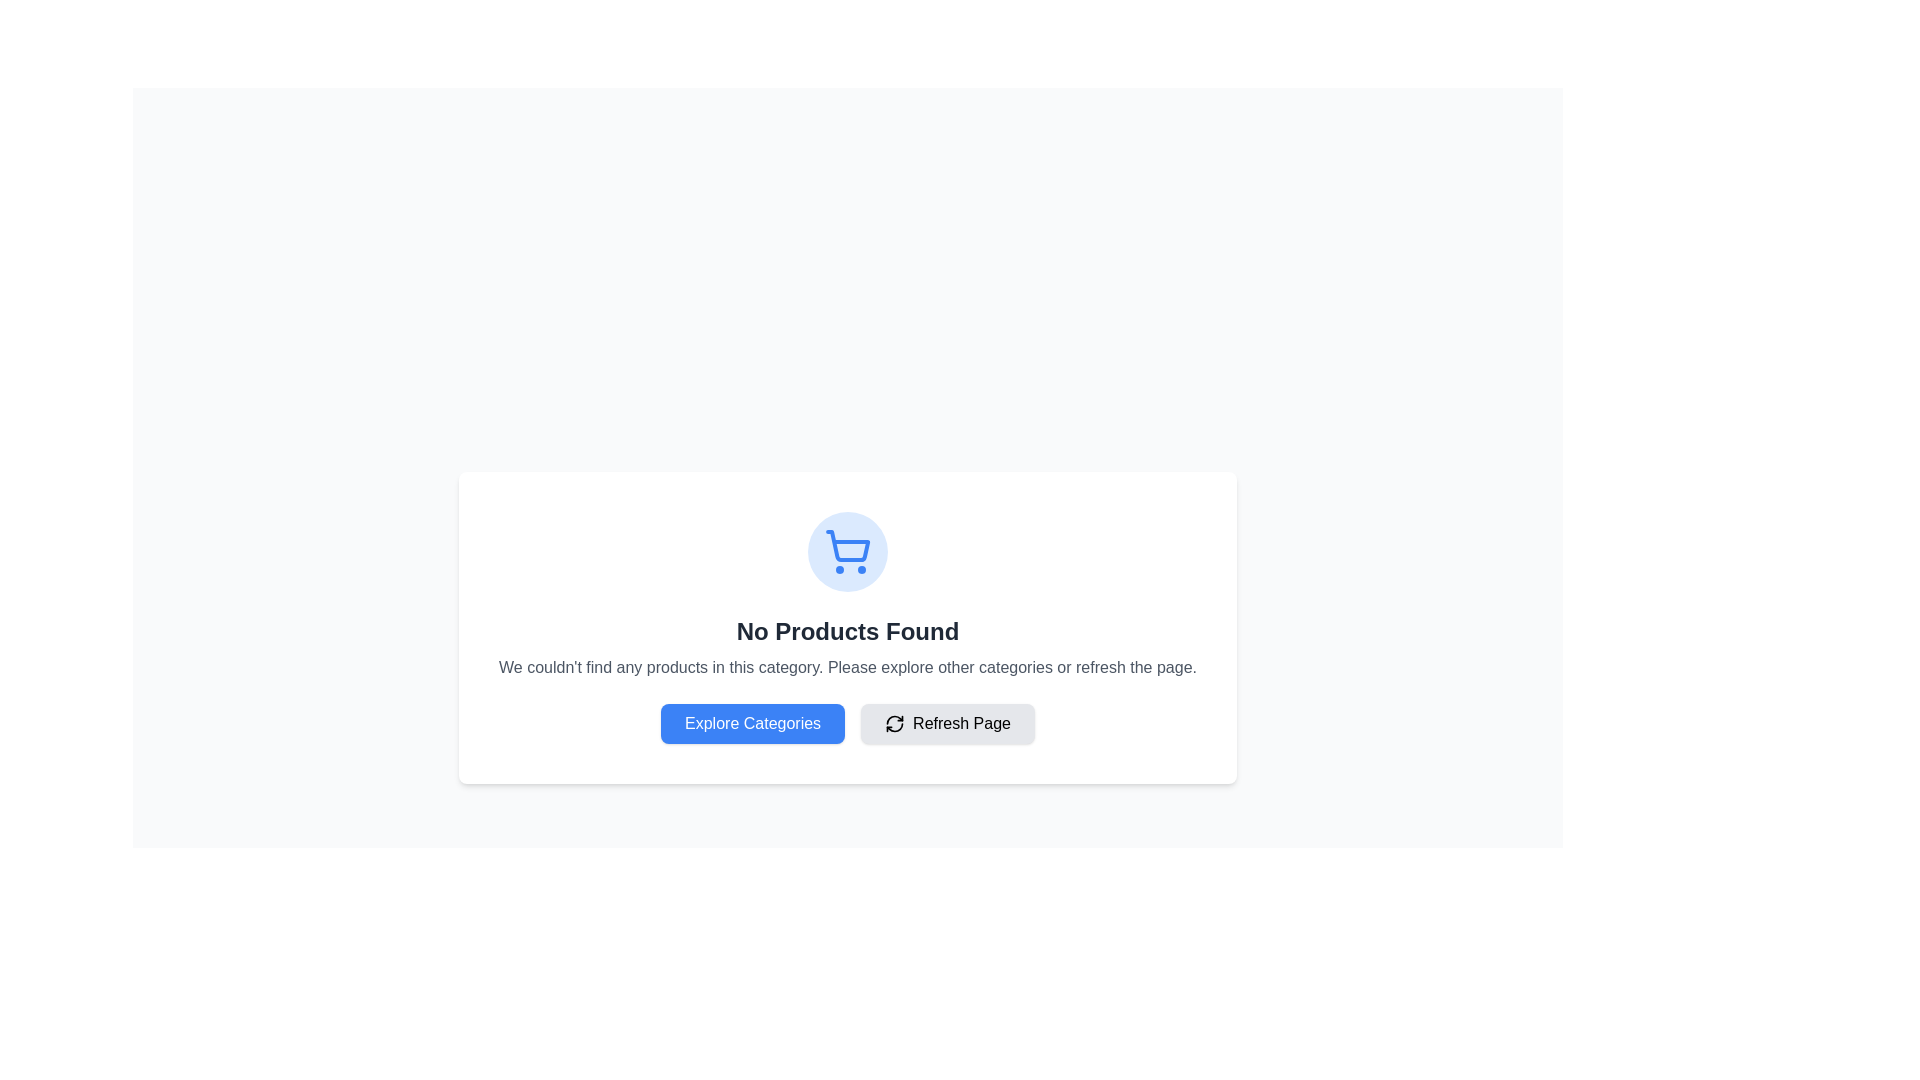 Image resolution: width=1920 pixels, height=1080 pixels. I want to click on the cart icon, which is centered within a blue, rounded background, located near the top of a white card displaying a 'No Products Found' message, so click(848, 551).